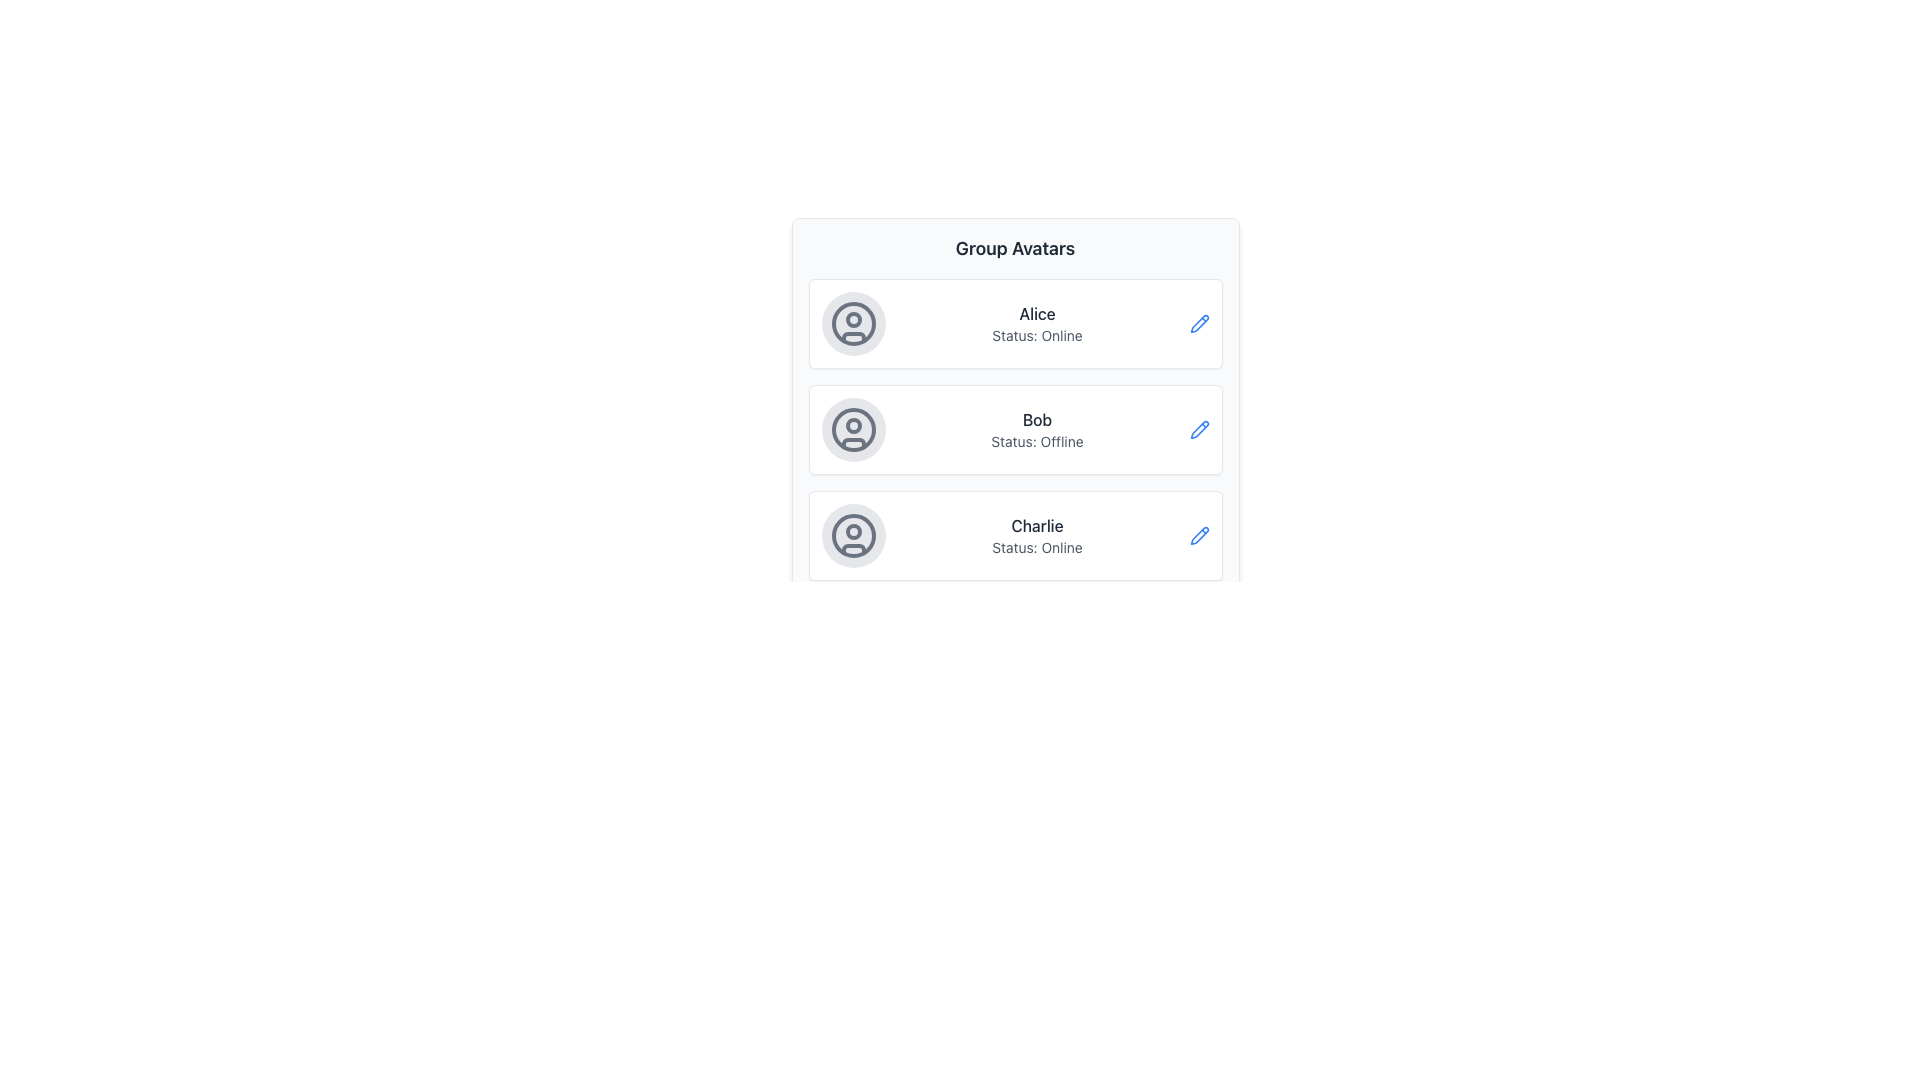  Describe the element at coordinates (1015, 535) in the screenshot. I see `the user information component displaying 'Charlie' with a user profile icon, located in the 'Group Avatars' section as the third item` at that location.